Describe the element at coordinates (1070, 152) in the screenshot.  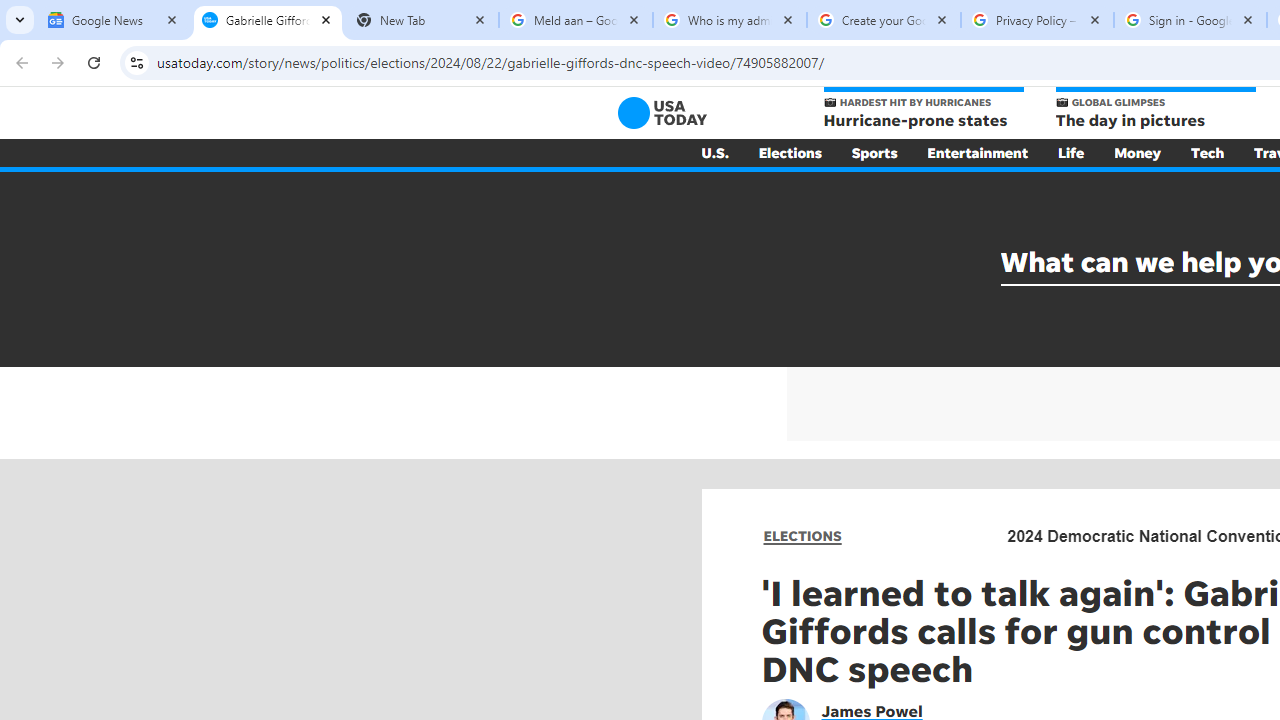
I see `'Life'` at that location.